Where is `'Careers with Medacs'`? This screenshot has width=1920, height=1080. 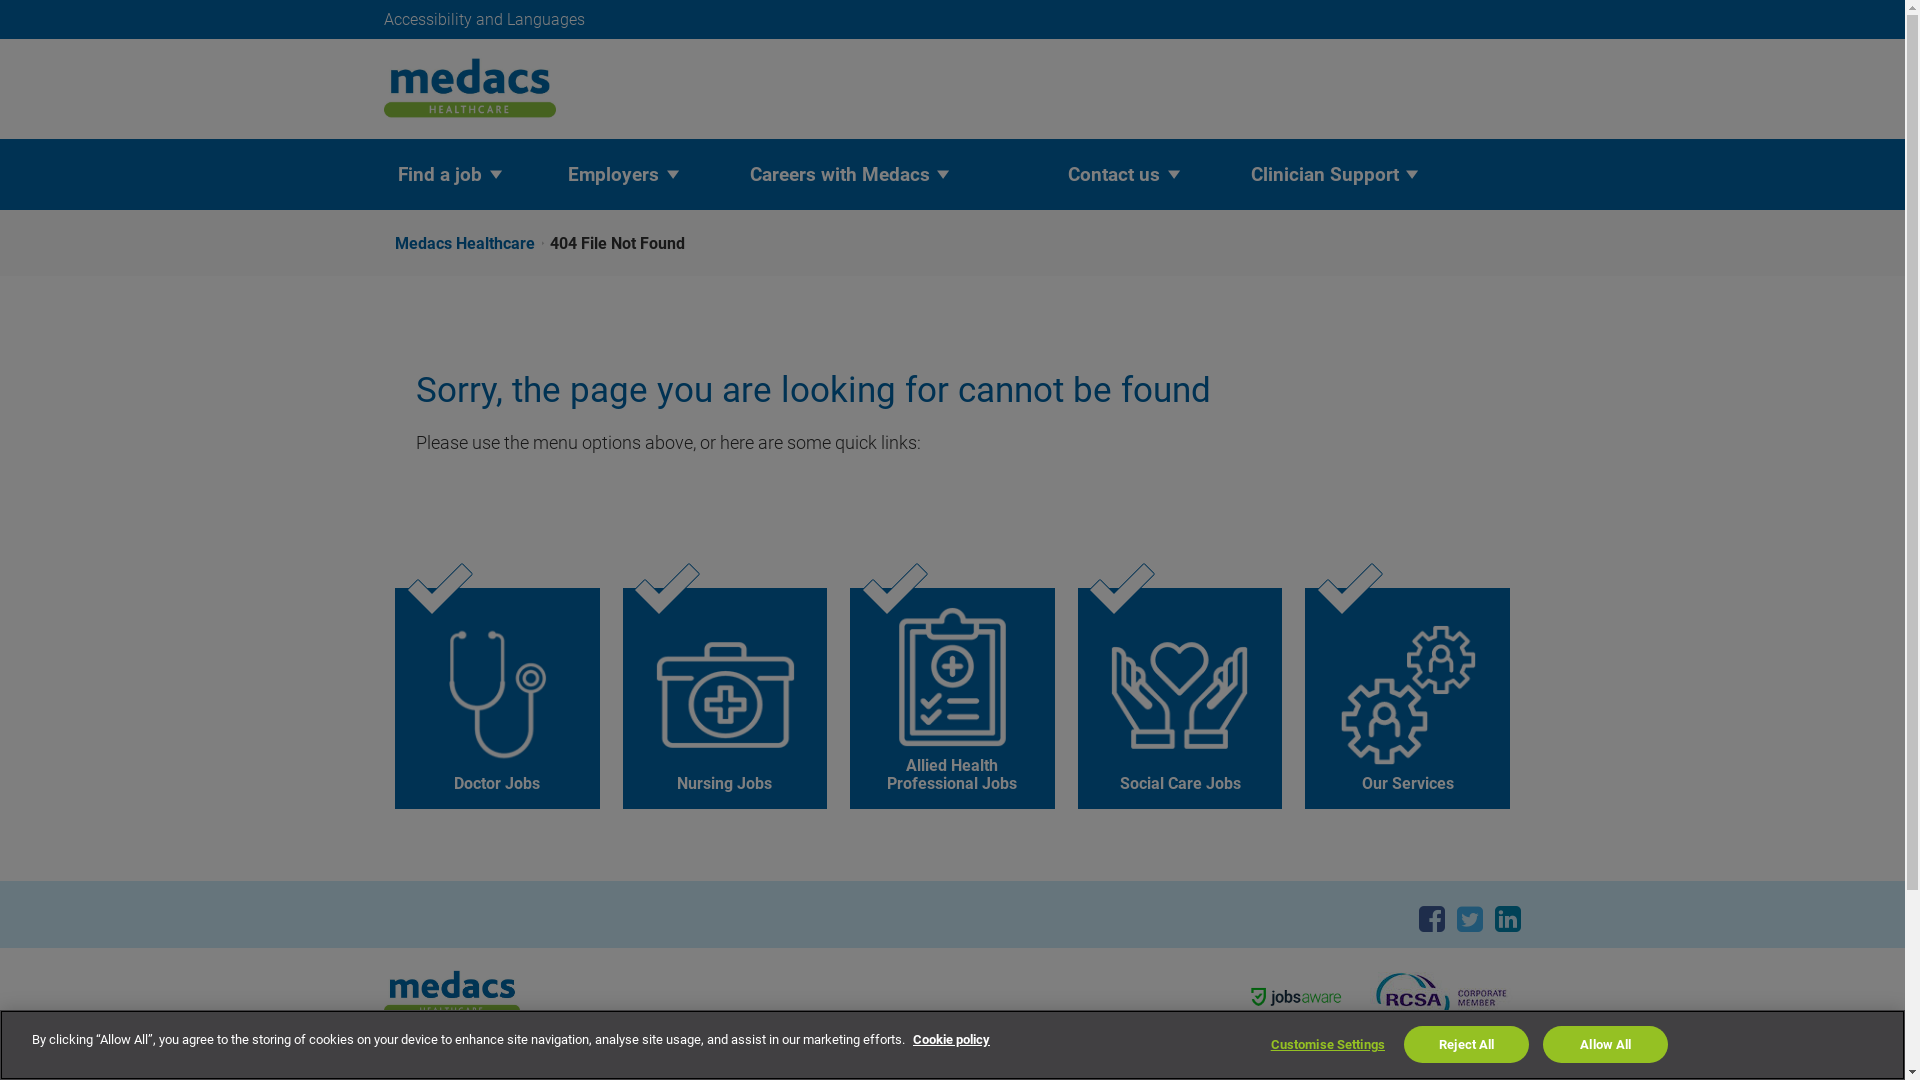 'Careers with Medacs' is located at coordinates (838, 173).